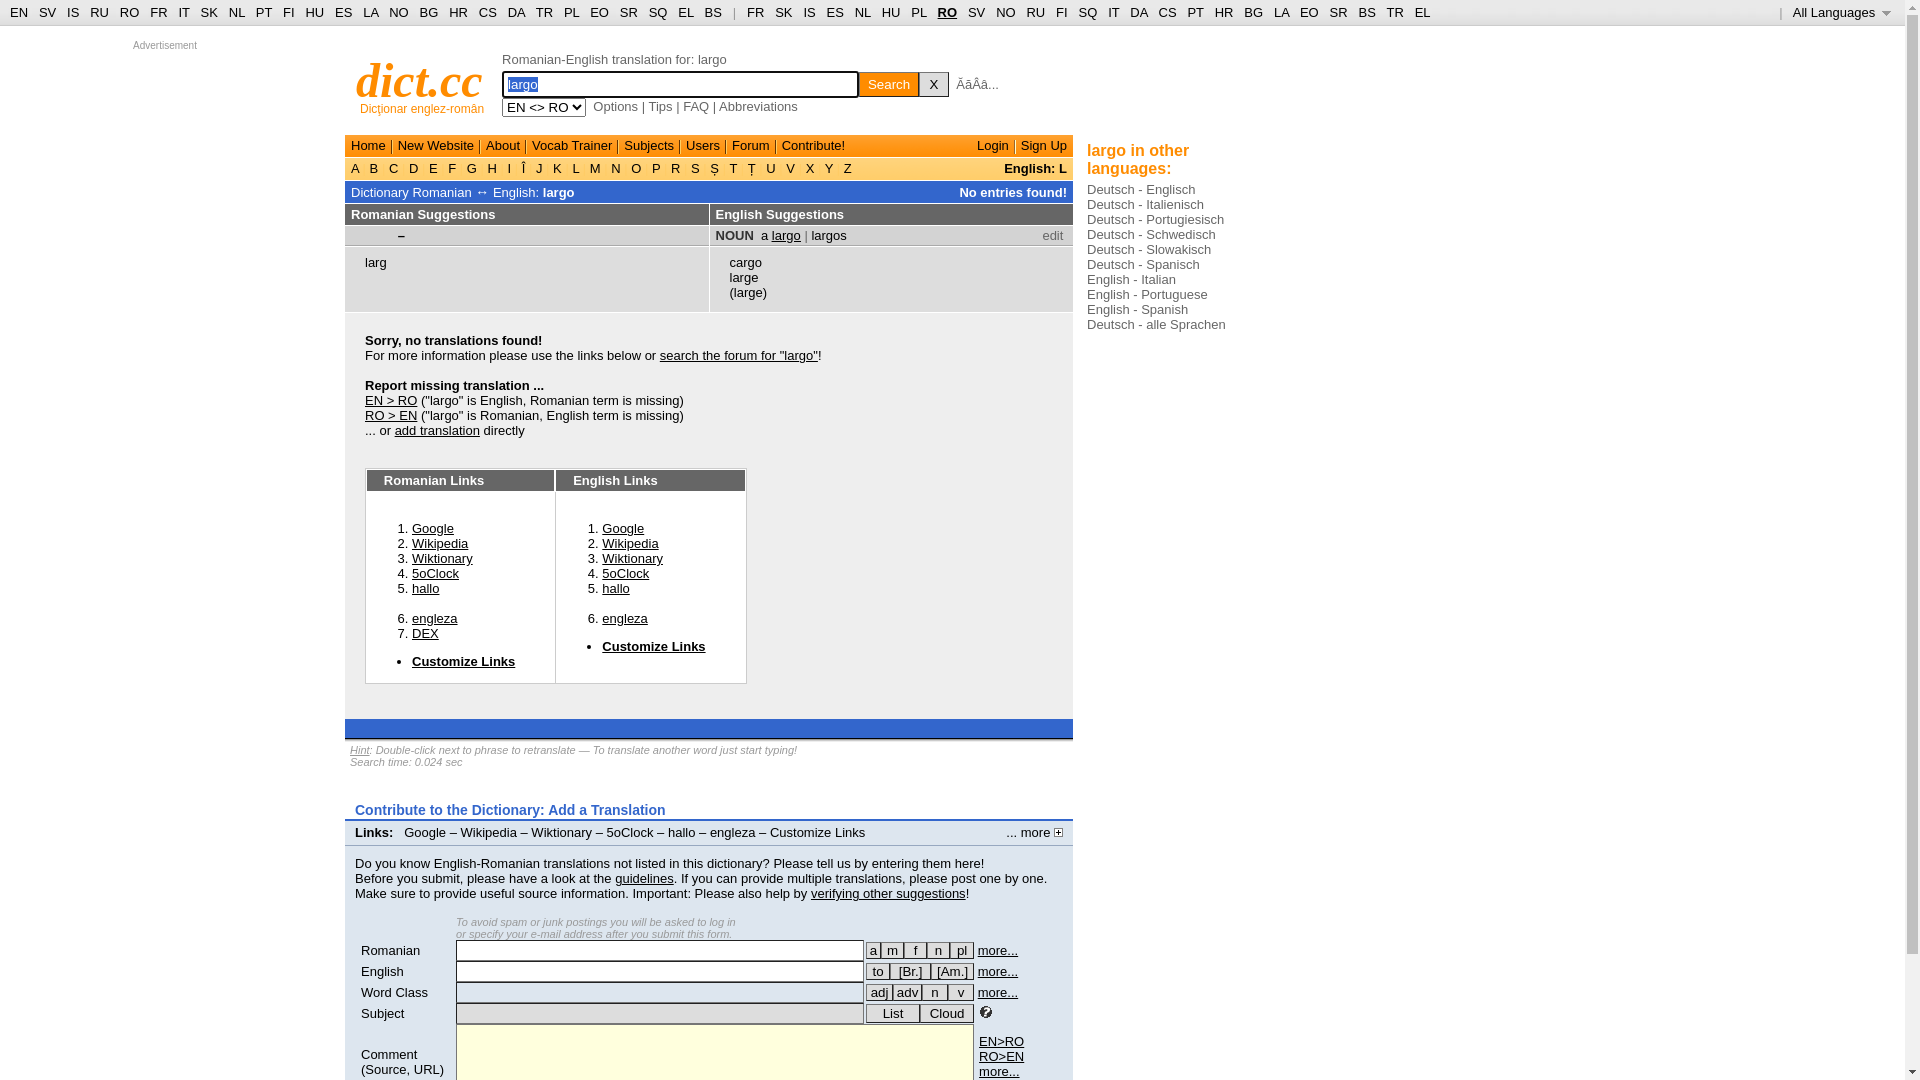 This screenshot has width=1920, height=1080. Describe the element at coordinates (1034, 832) in the screenshot. I see `'... more'` at that location.